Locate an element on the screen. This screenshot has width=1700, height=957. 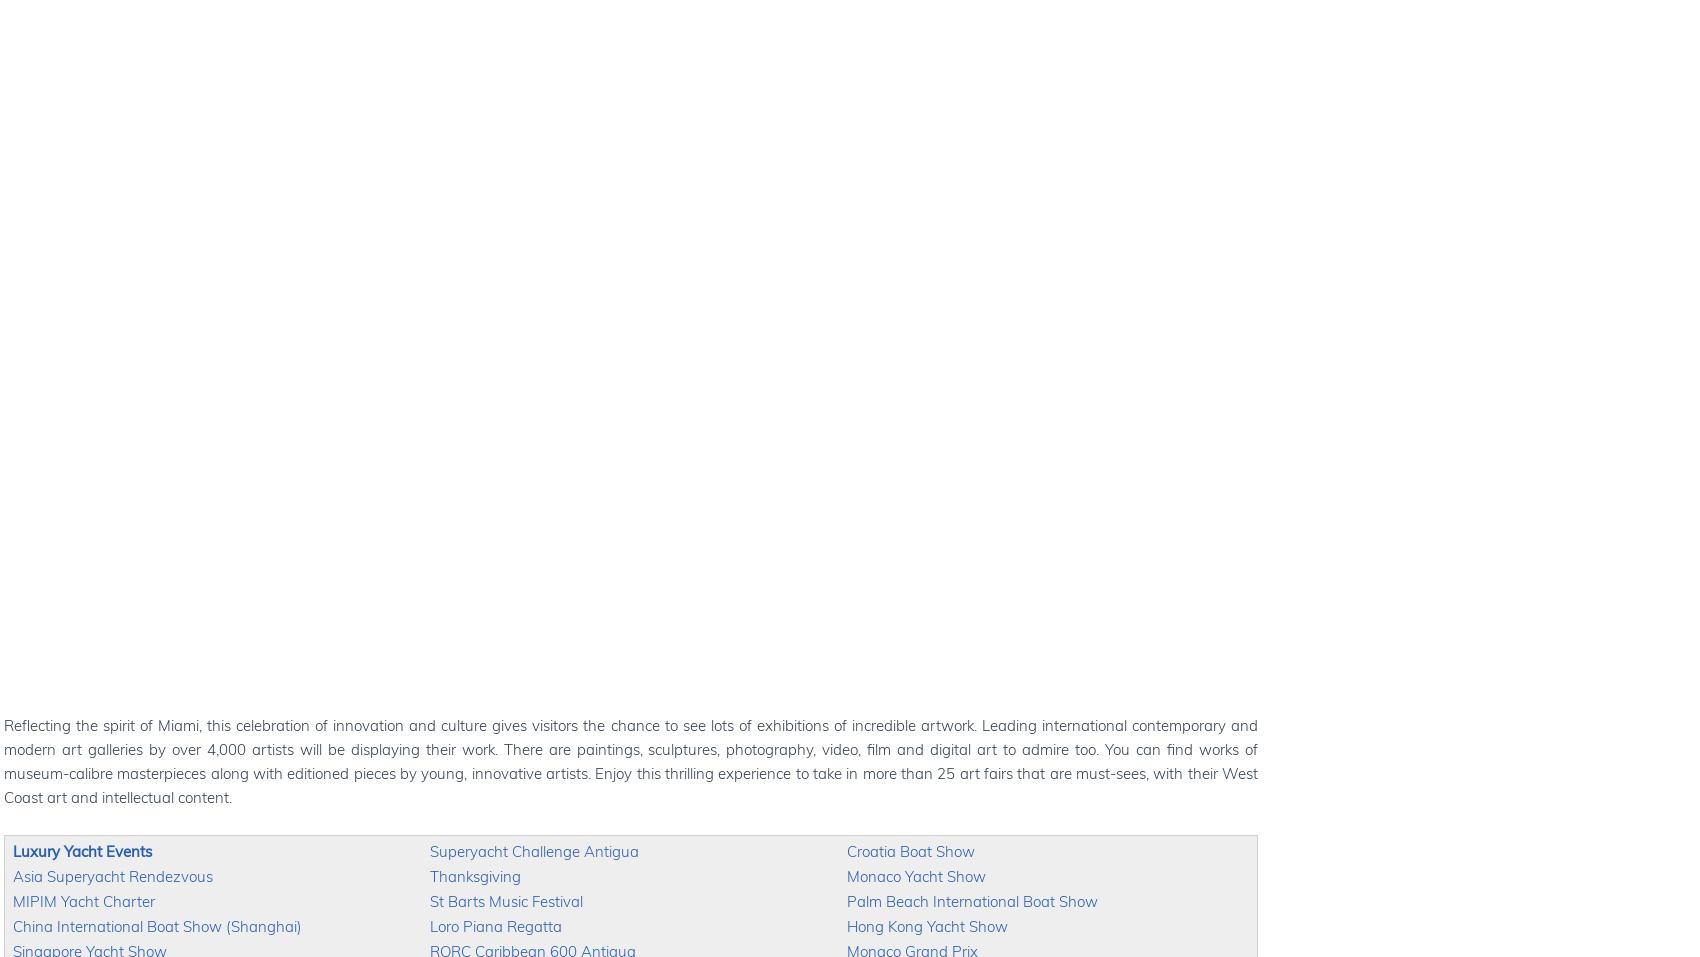
'Thanksgiving' is located at coordinates (429, 876).